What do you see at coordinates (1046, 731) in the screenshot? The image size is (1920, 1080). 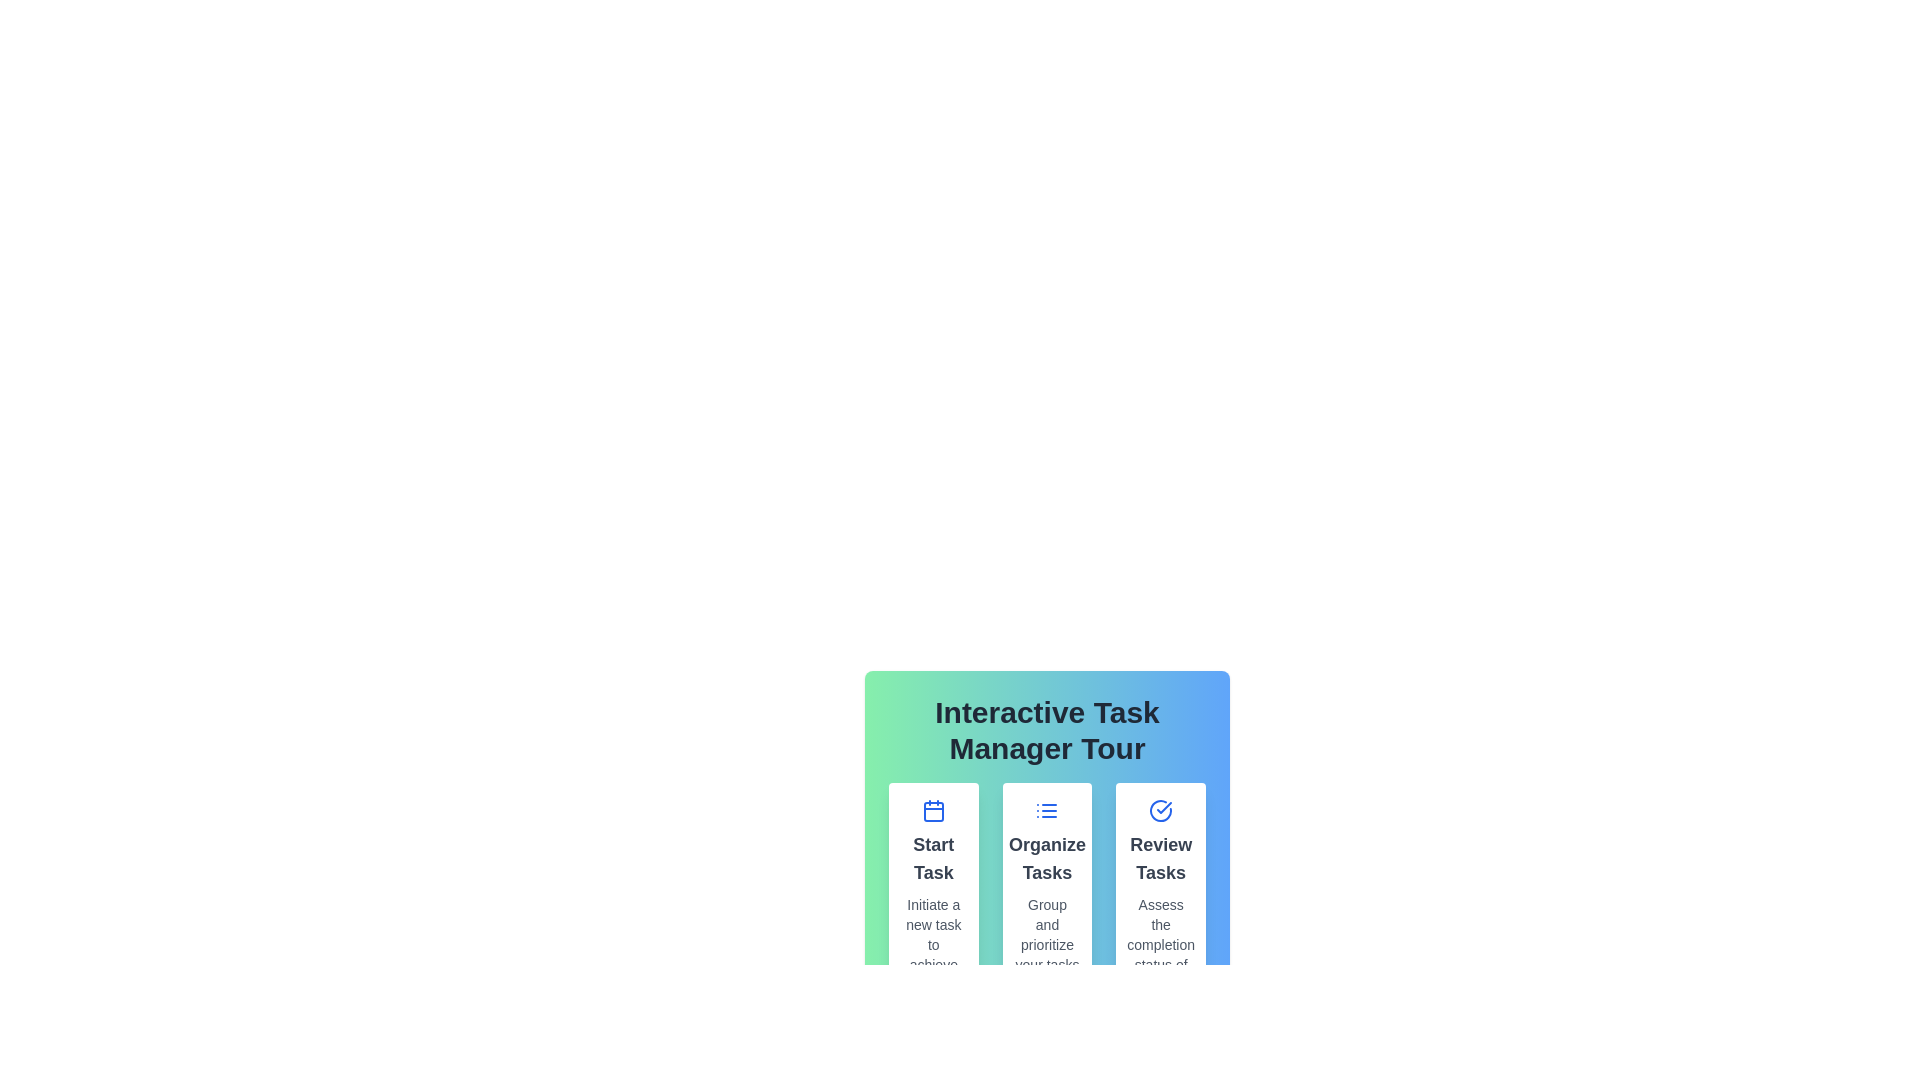 I see `the heading 'Interactive Task Manager Tour' for accessibility features by moving the cursor to its center` at bounding box center [1046, 731].